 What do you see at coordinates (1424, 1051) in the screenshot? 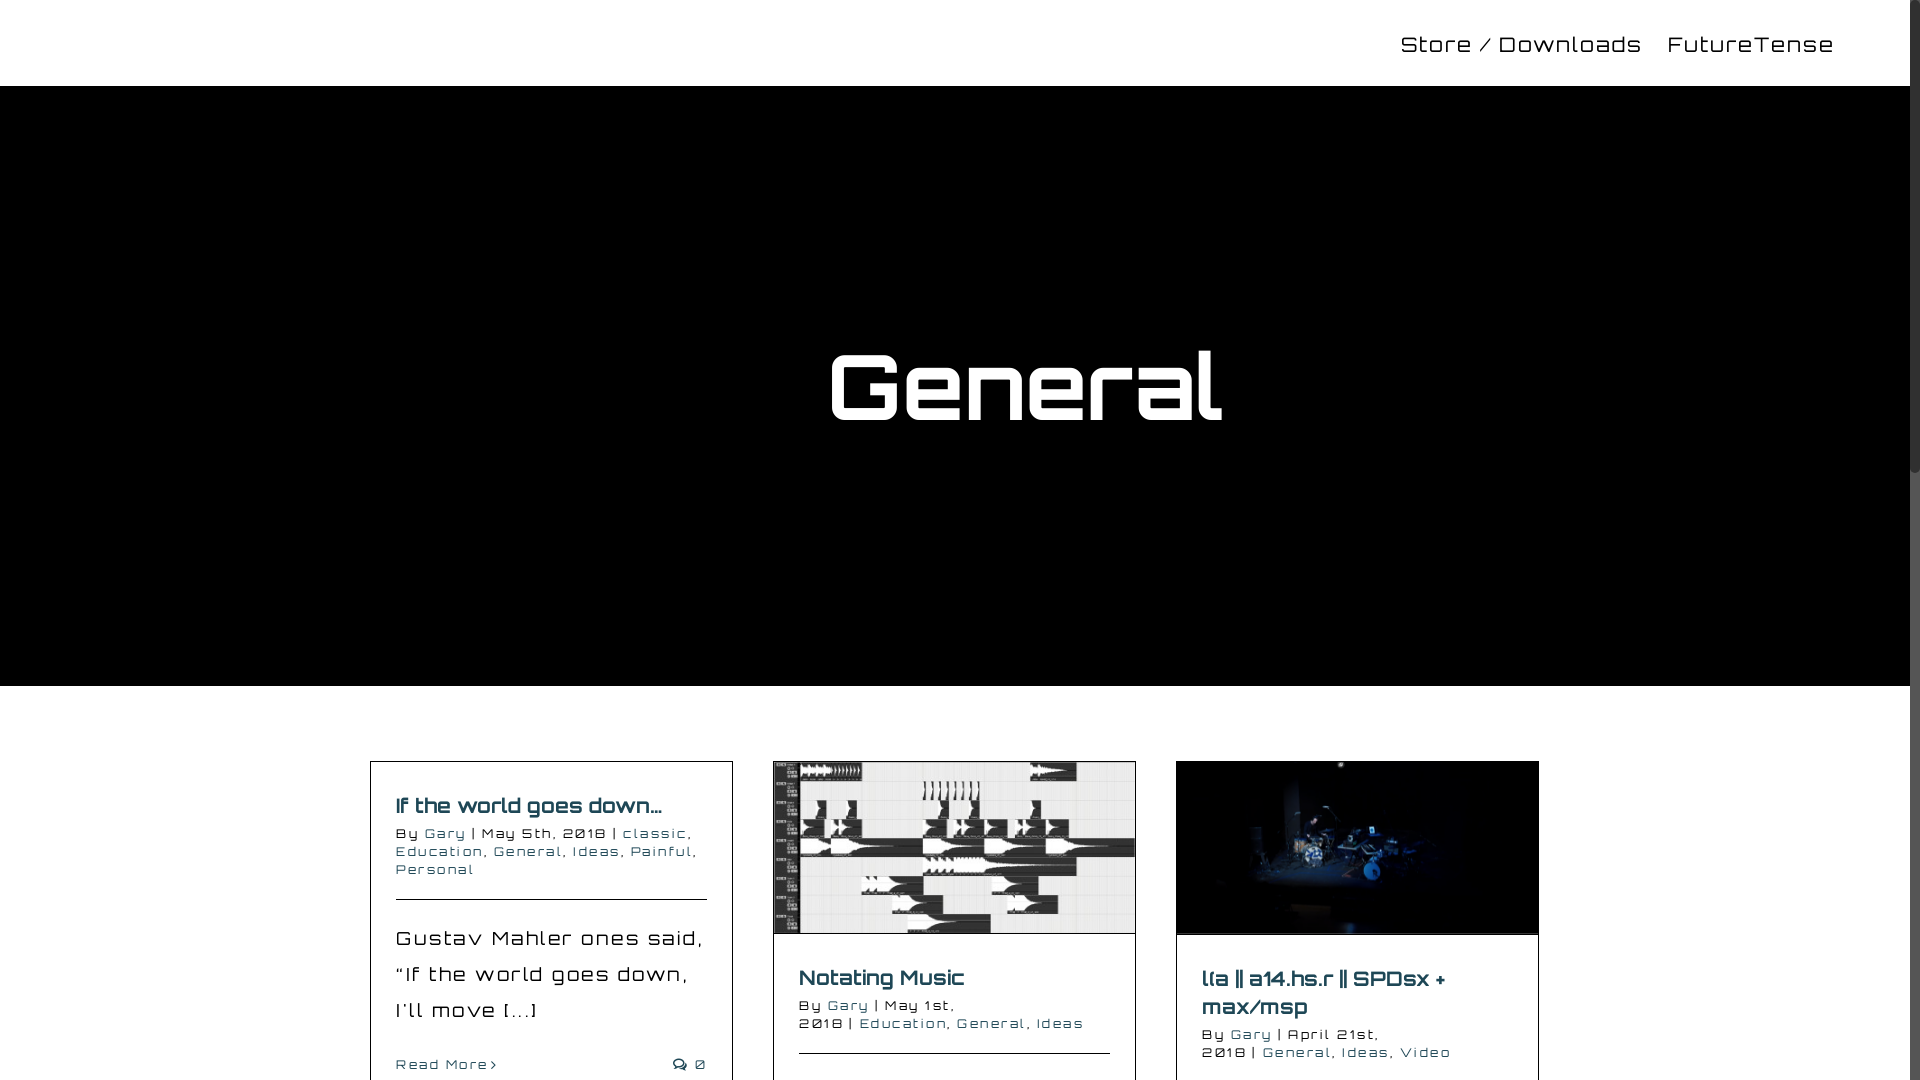
I see `'Video'` at bounding box center [1424, 1051].